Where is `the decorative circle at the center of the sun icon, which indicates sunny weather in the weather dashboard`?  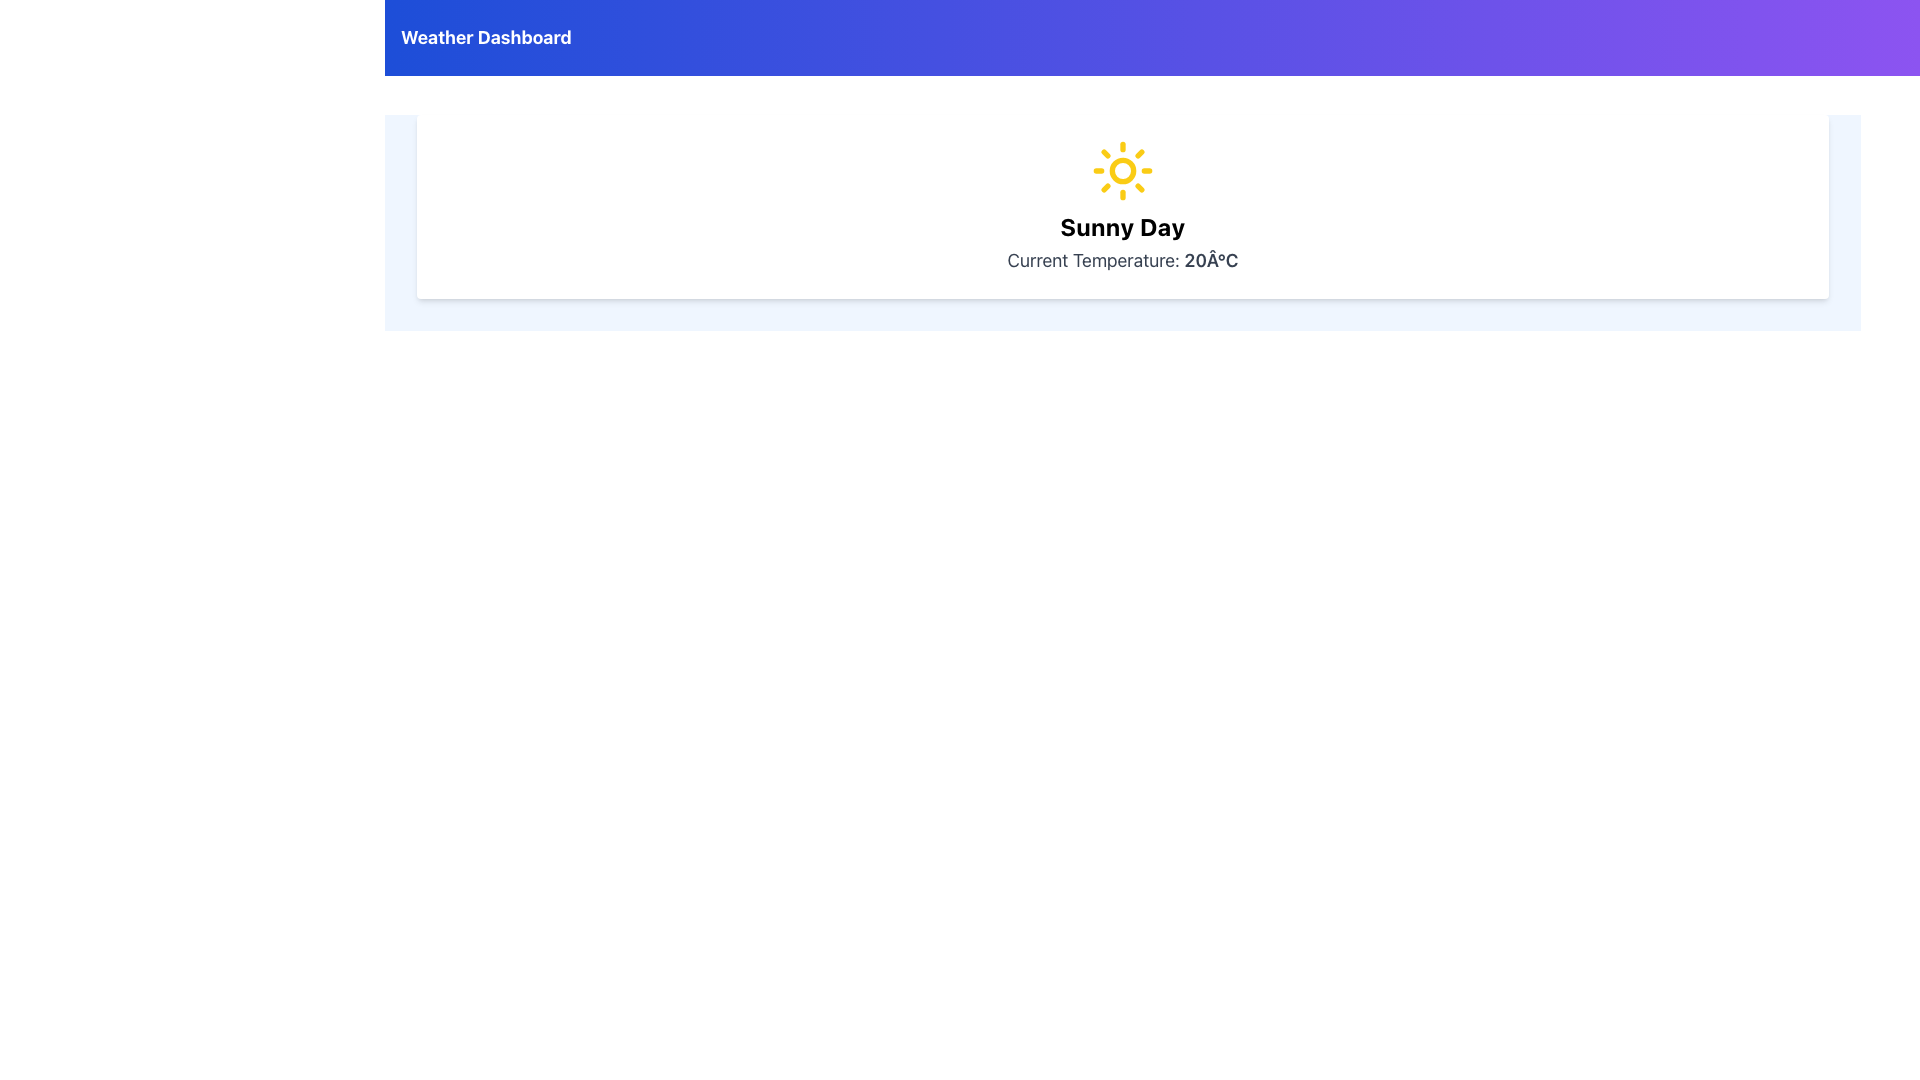
the decorative circle at the center of the sun icon, which indicates sunny weather in the weather dashboard is located at coordinates (1123, 169).